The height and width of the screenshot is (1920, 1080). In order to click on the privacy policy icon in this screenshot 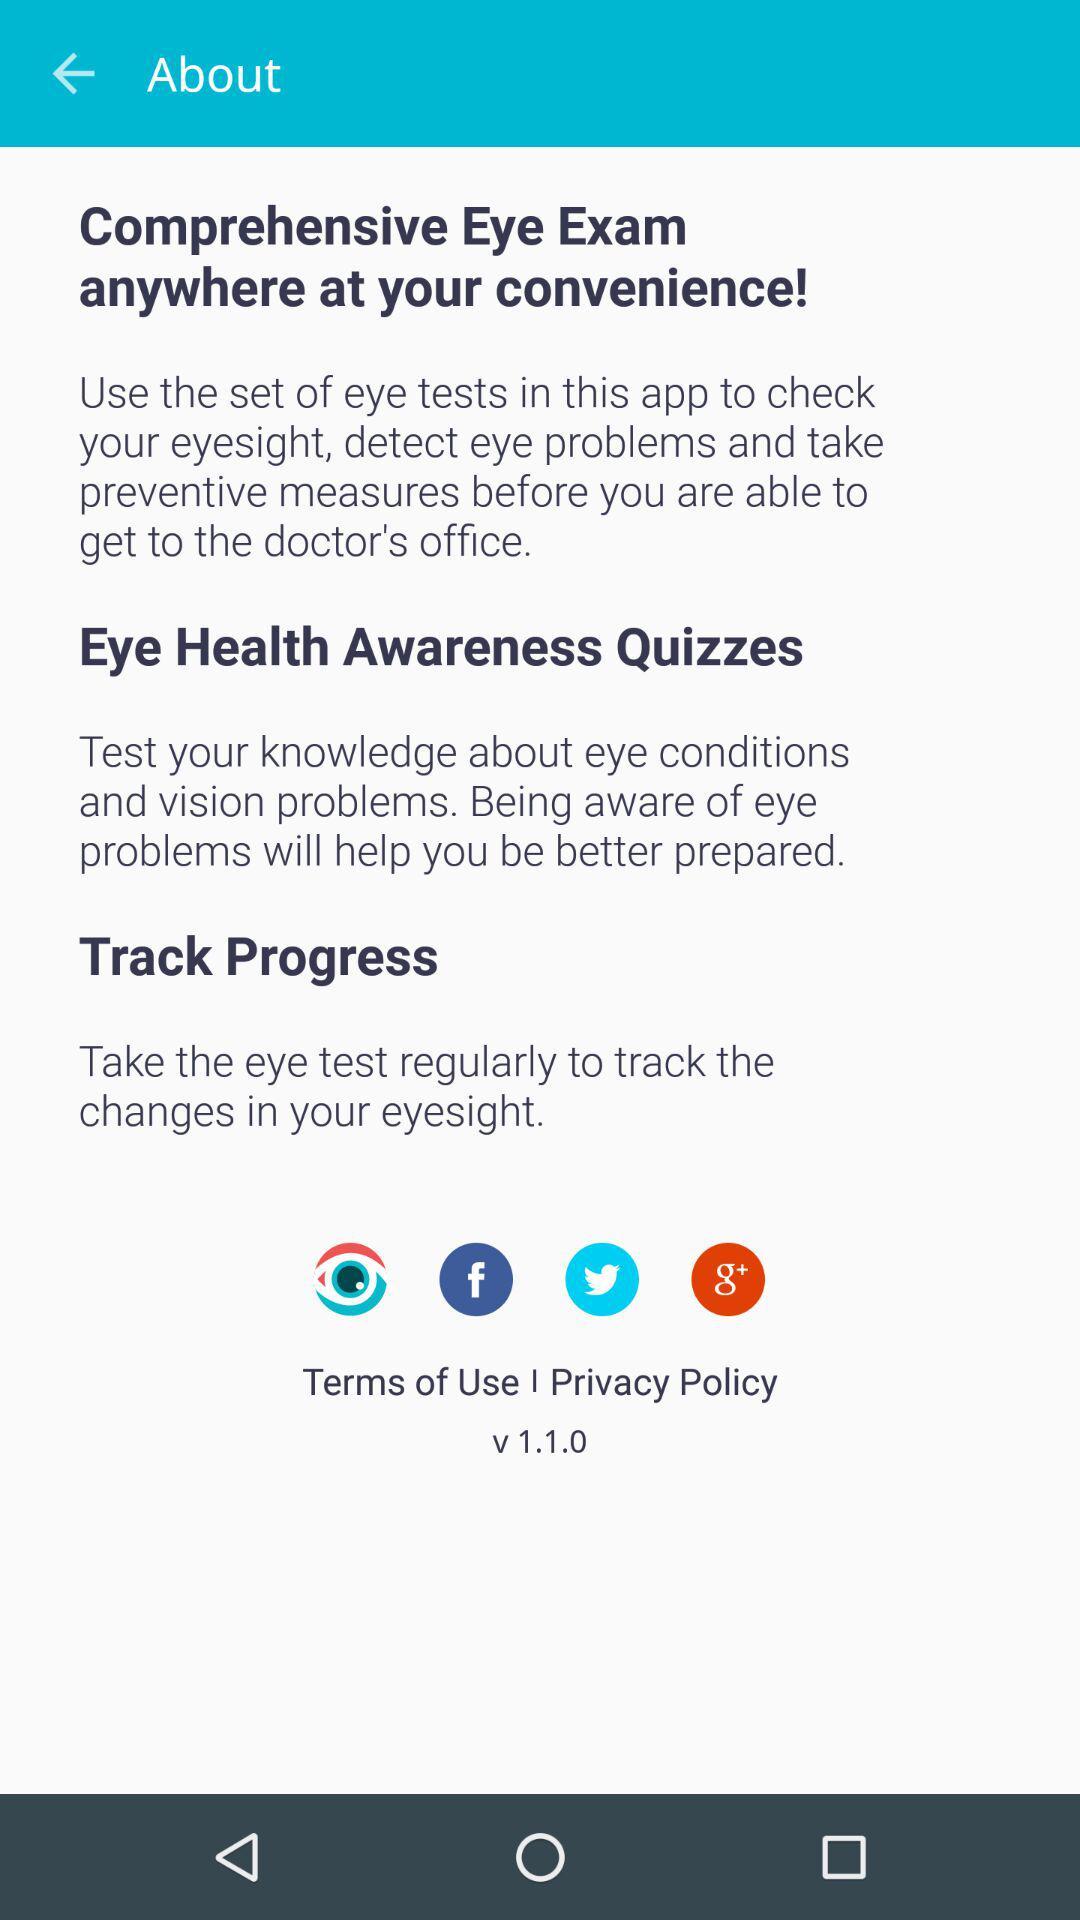, I will do `click(663, 1379)`.